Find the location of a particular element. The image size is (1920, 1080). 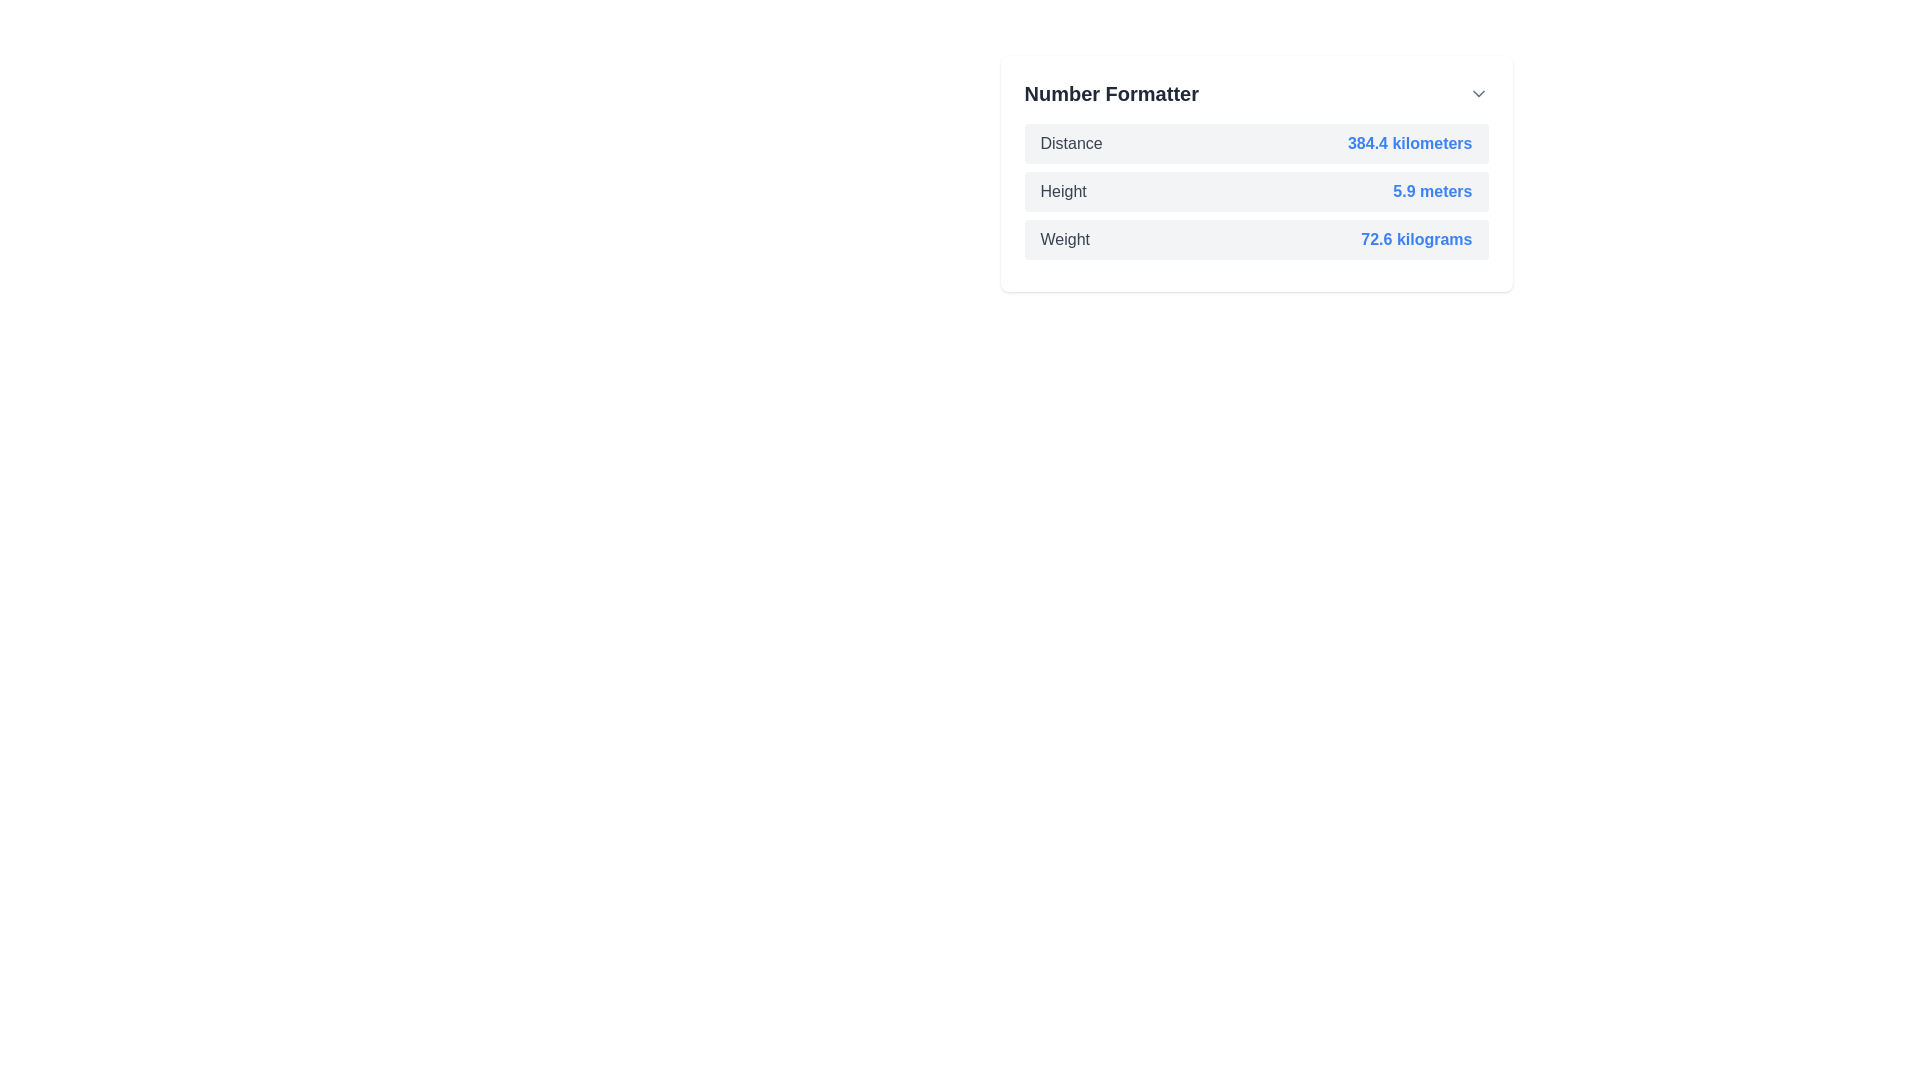

the Text label that serves as a contextual label for the distance value '384.4 kilometers' in the 'Number Formatter' section is located at coordinates (1070, 142).